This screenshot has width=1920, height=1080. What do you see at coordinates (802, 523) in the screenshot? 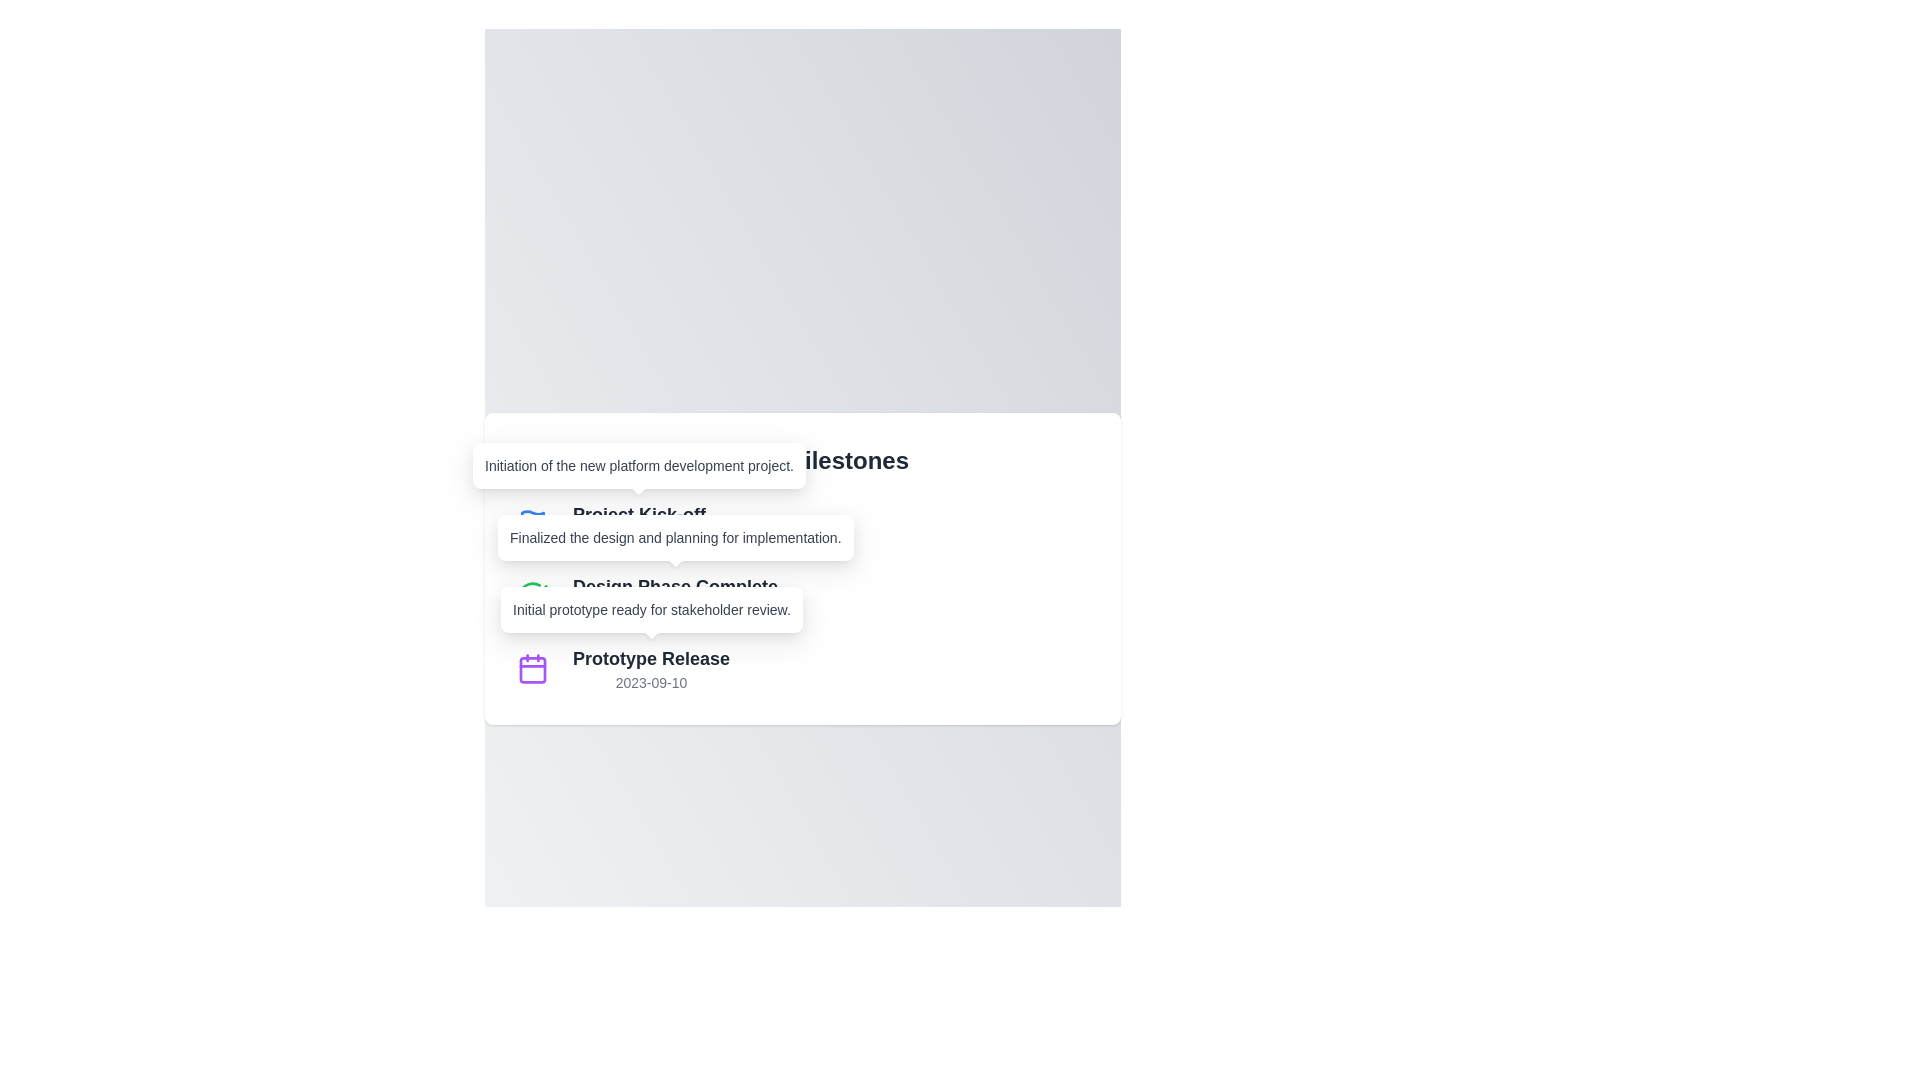
I see `the milestone labeled 'Project Kick-off'` at bounding box center [802, 523].